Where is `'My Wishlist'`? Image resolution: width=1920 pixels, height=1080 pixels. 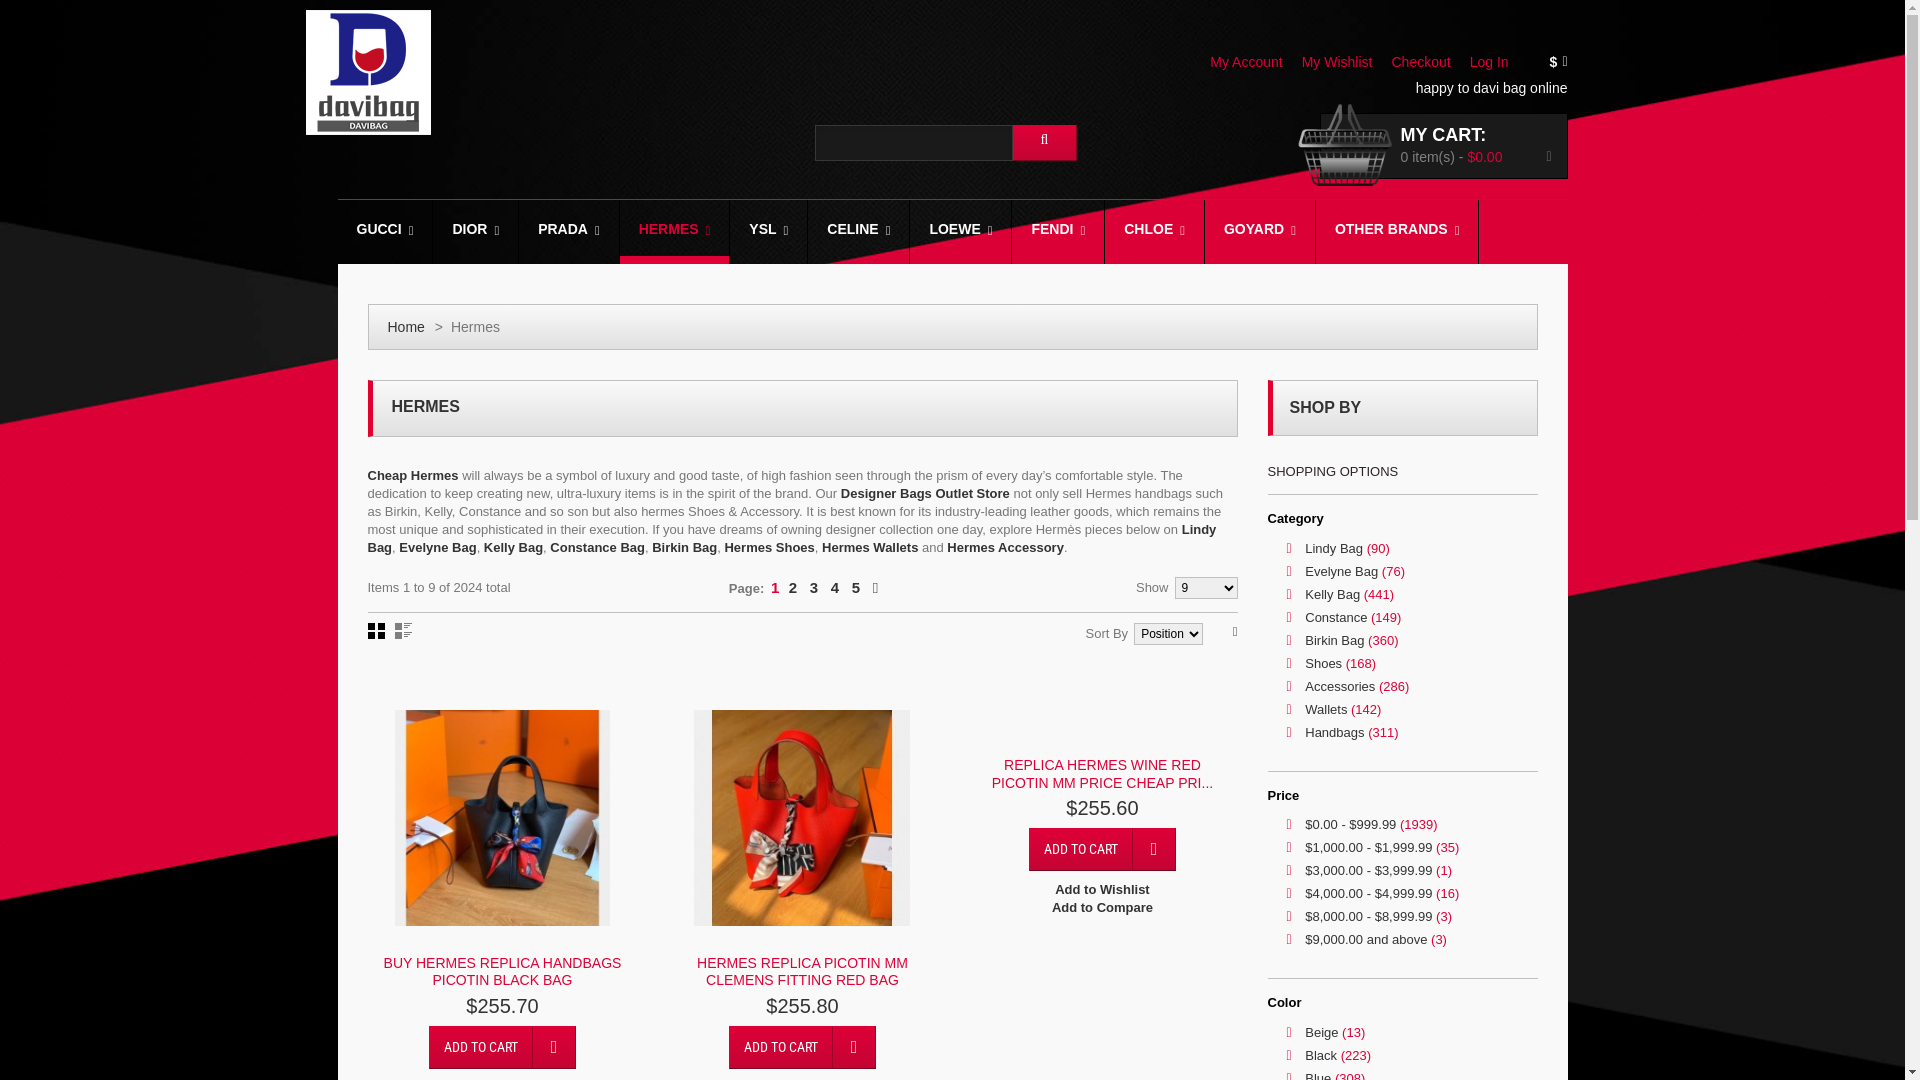
'My Wishlist' is located at coordinates (1344, 60).